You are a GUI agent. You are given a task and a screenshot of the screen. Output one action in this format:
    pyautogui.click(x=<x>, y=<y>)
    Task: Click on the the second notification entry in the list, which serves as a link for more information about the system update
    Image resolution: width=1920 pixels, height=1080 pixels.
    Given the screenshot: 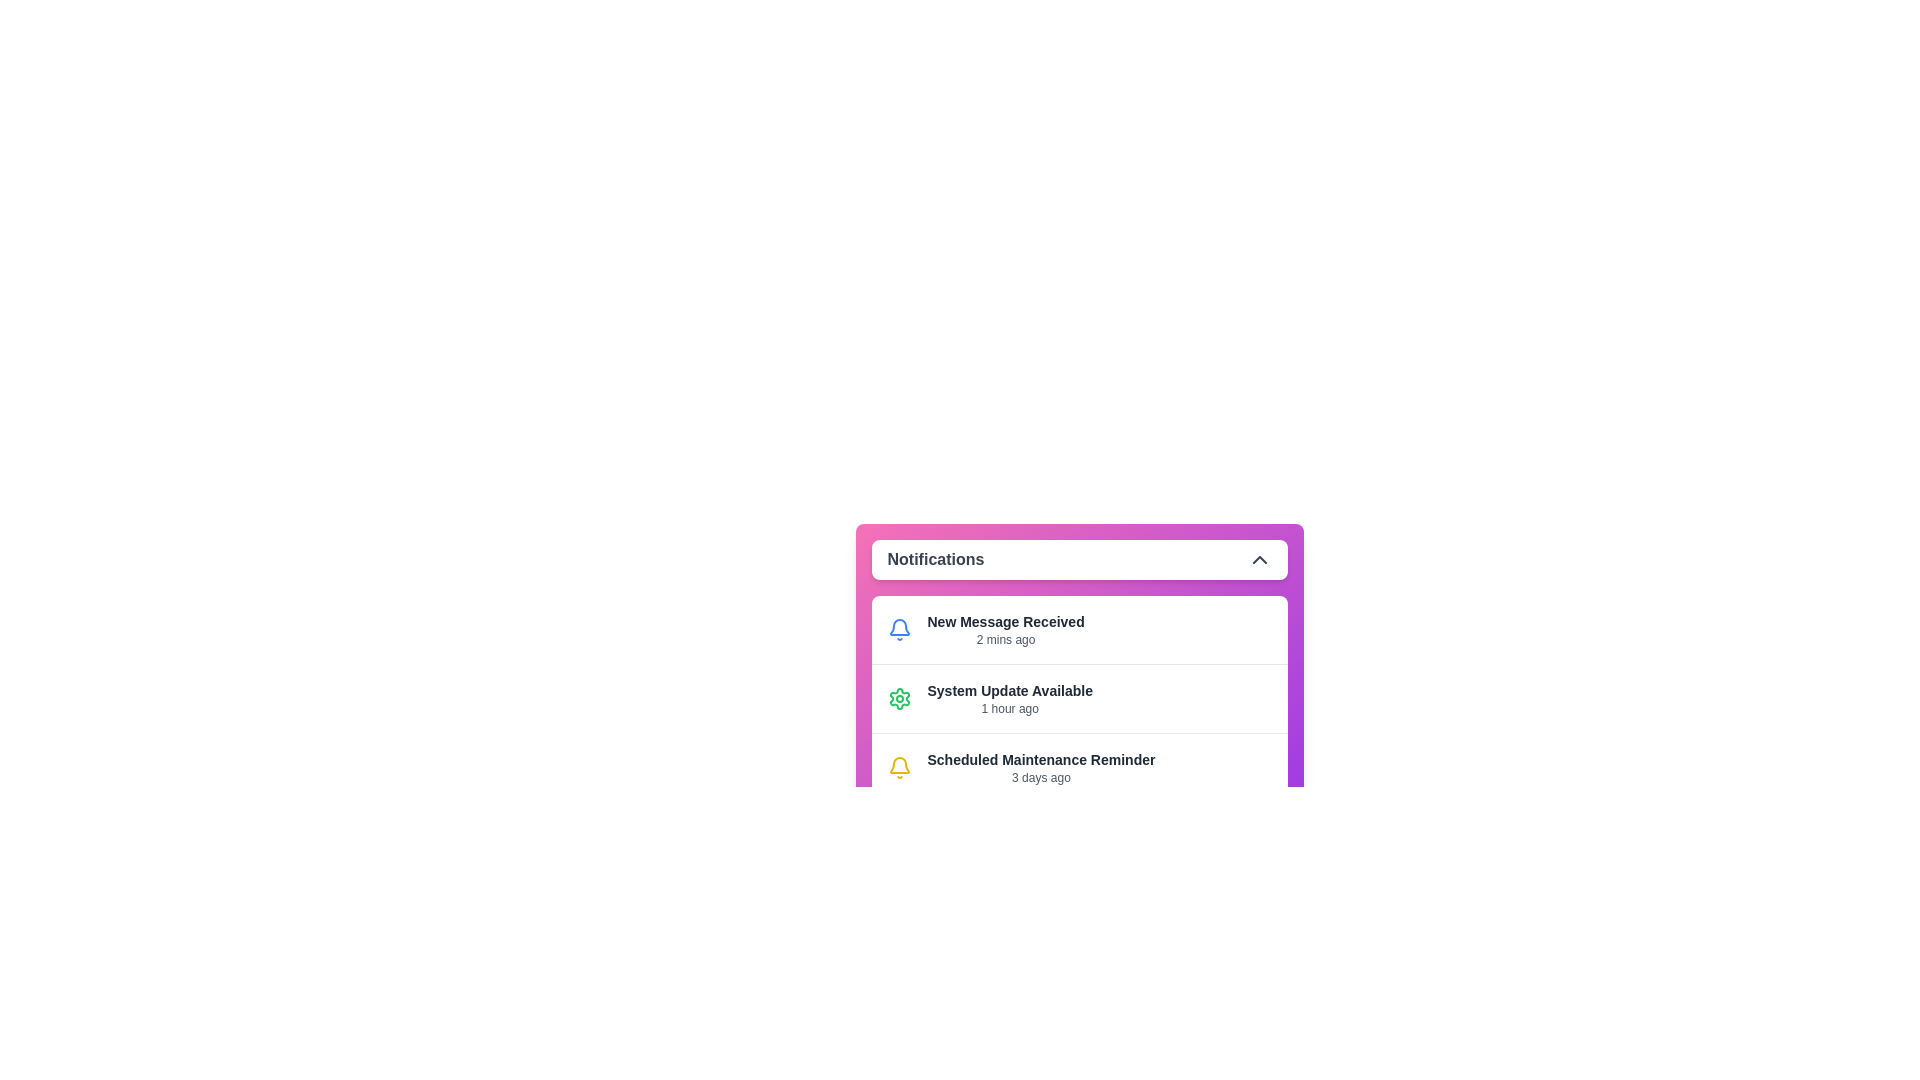 What is the action you would take?
    pyautogui.click(x=1009, y=697)
    